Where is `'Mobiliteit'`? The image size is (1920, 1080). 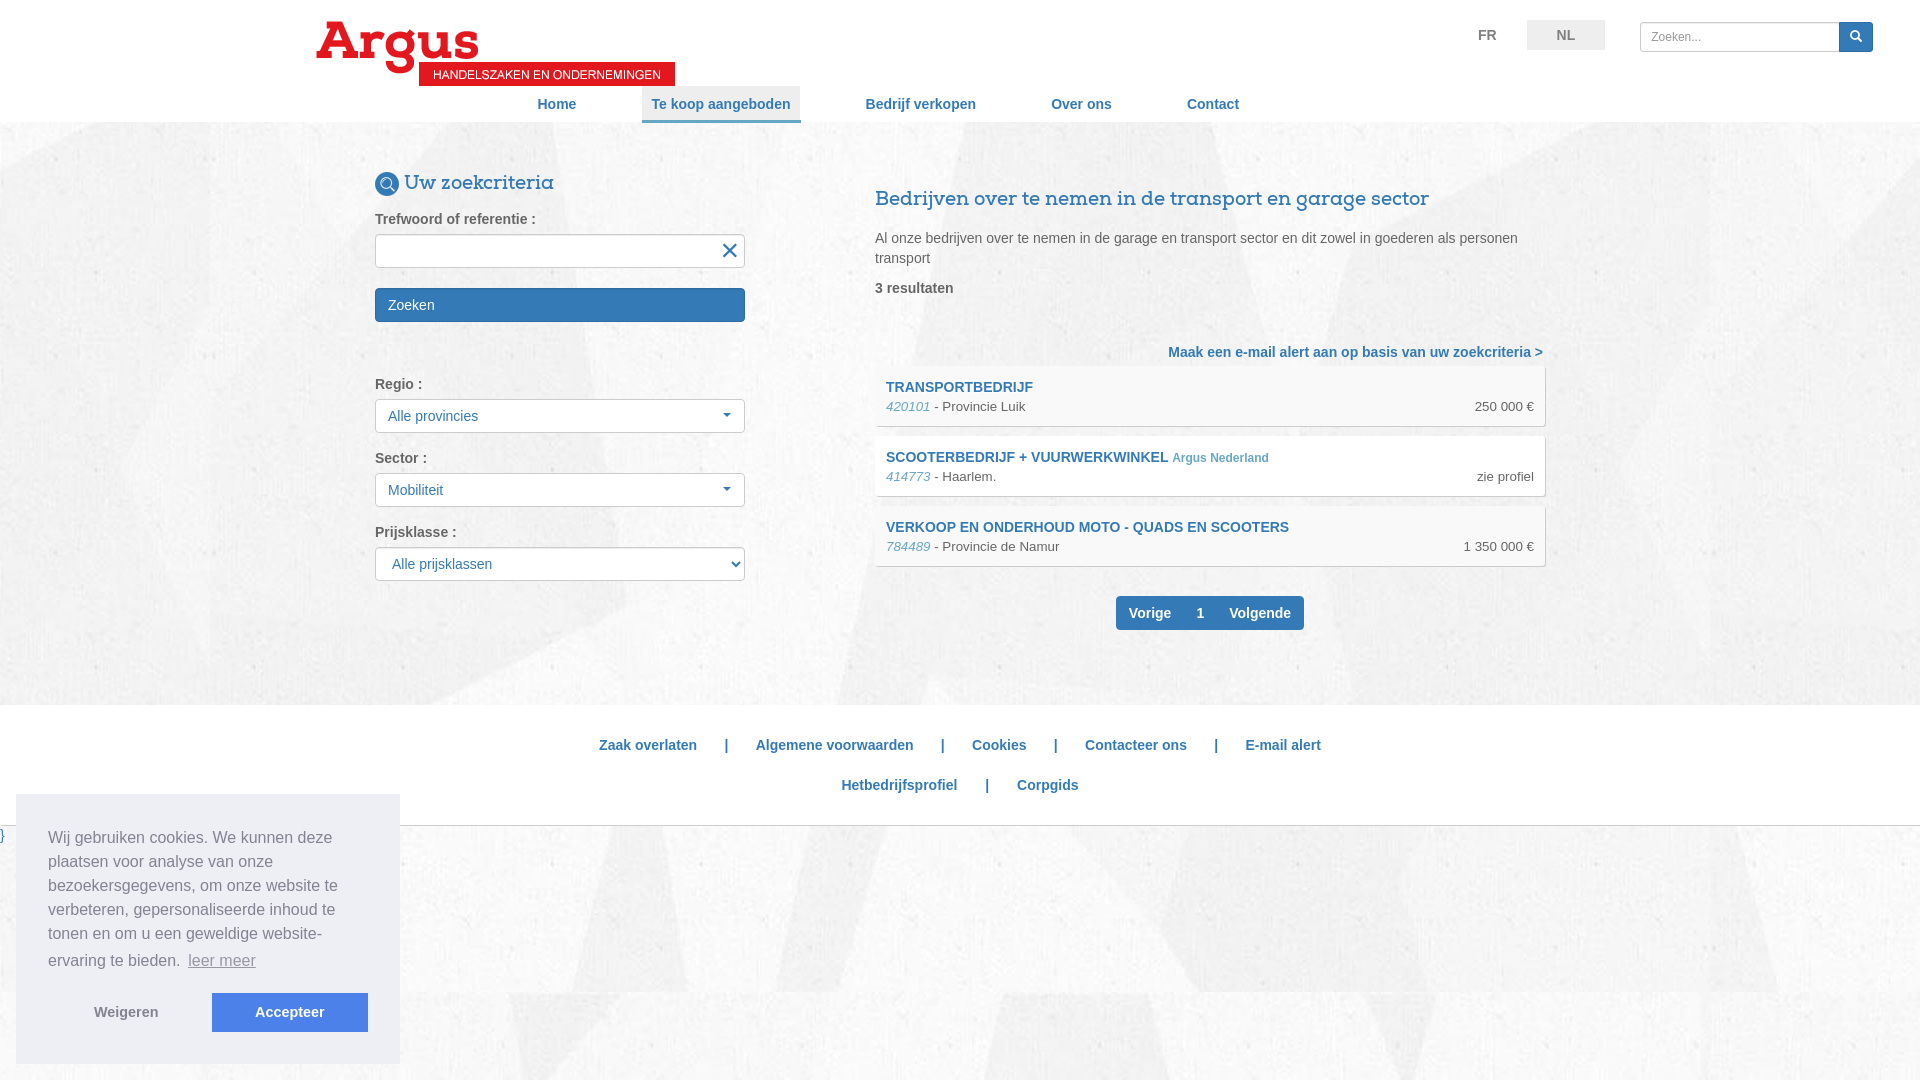
'Mobiliteit' is located at coordinates (560, 489).